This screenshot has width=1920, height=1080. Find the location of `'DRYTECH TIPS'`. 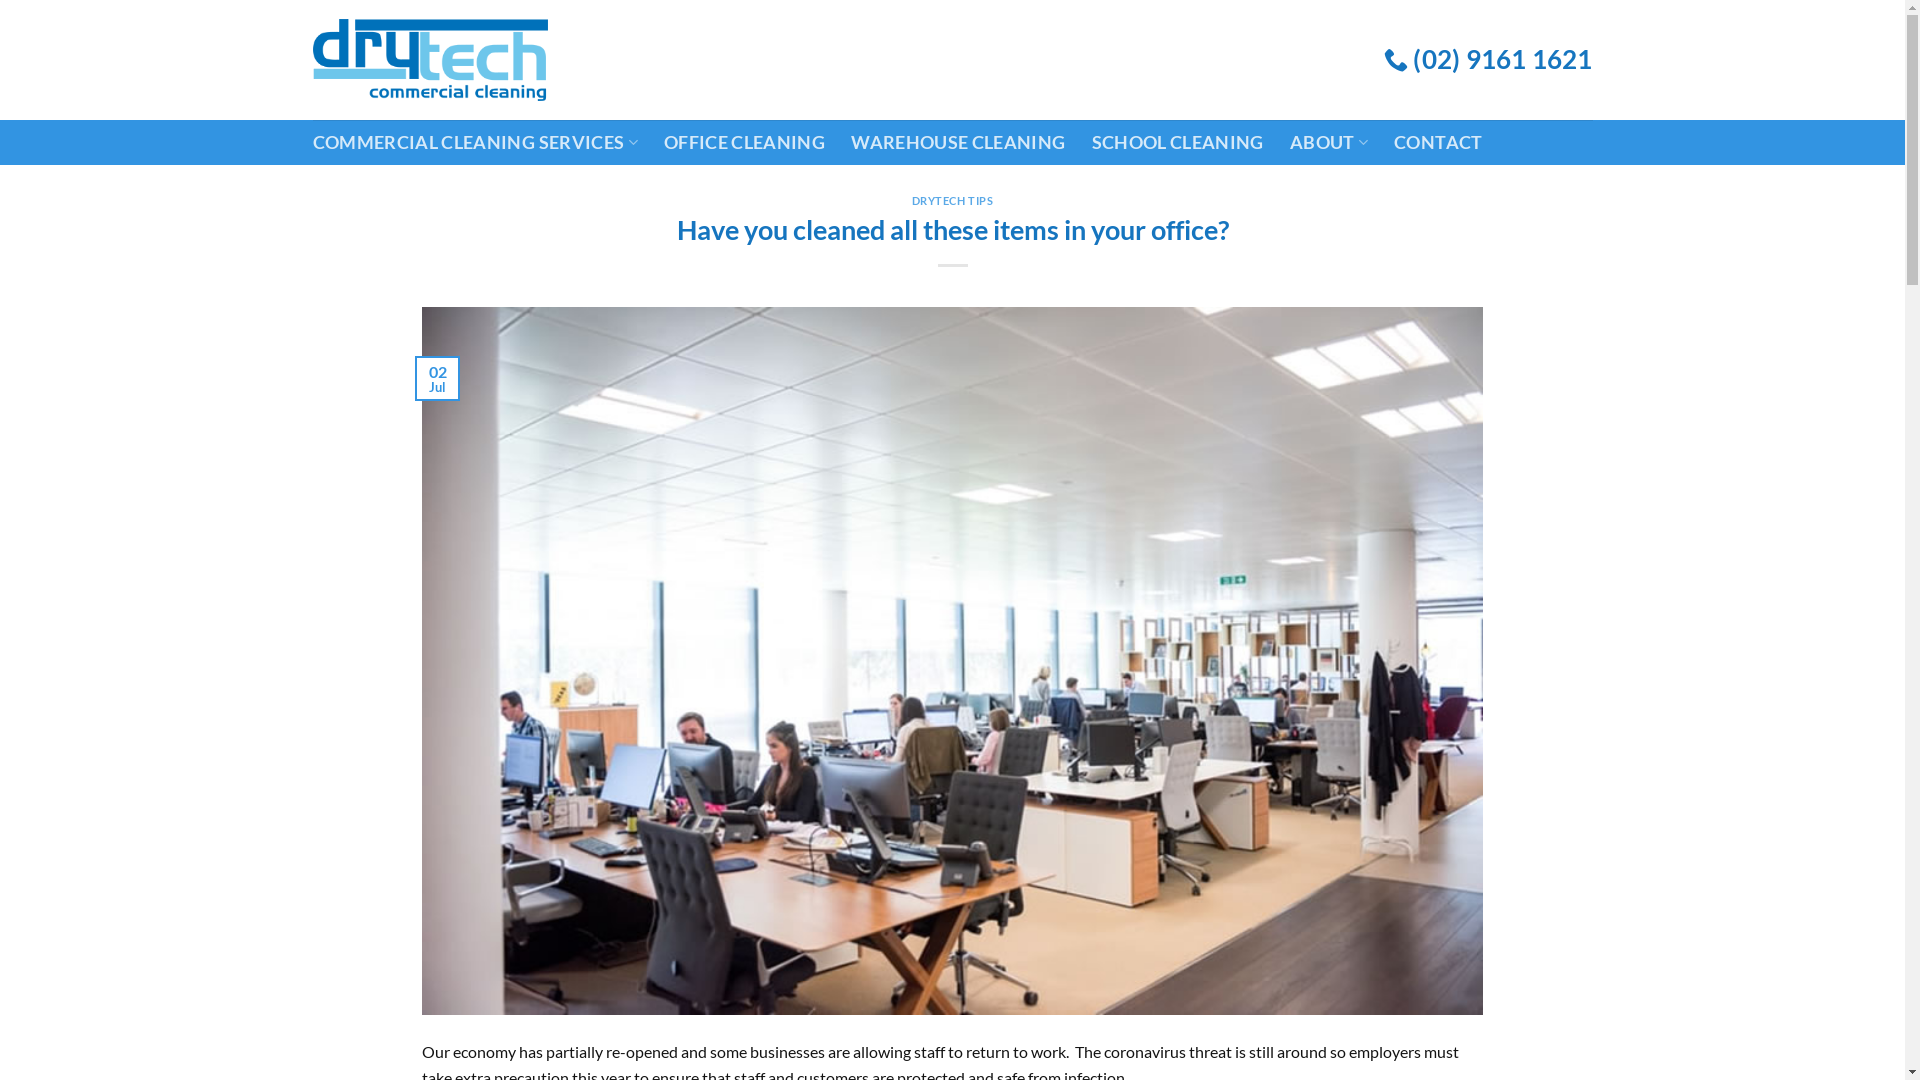

'DRYTECH TIPS' is located at coordinates (952, 200).